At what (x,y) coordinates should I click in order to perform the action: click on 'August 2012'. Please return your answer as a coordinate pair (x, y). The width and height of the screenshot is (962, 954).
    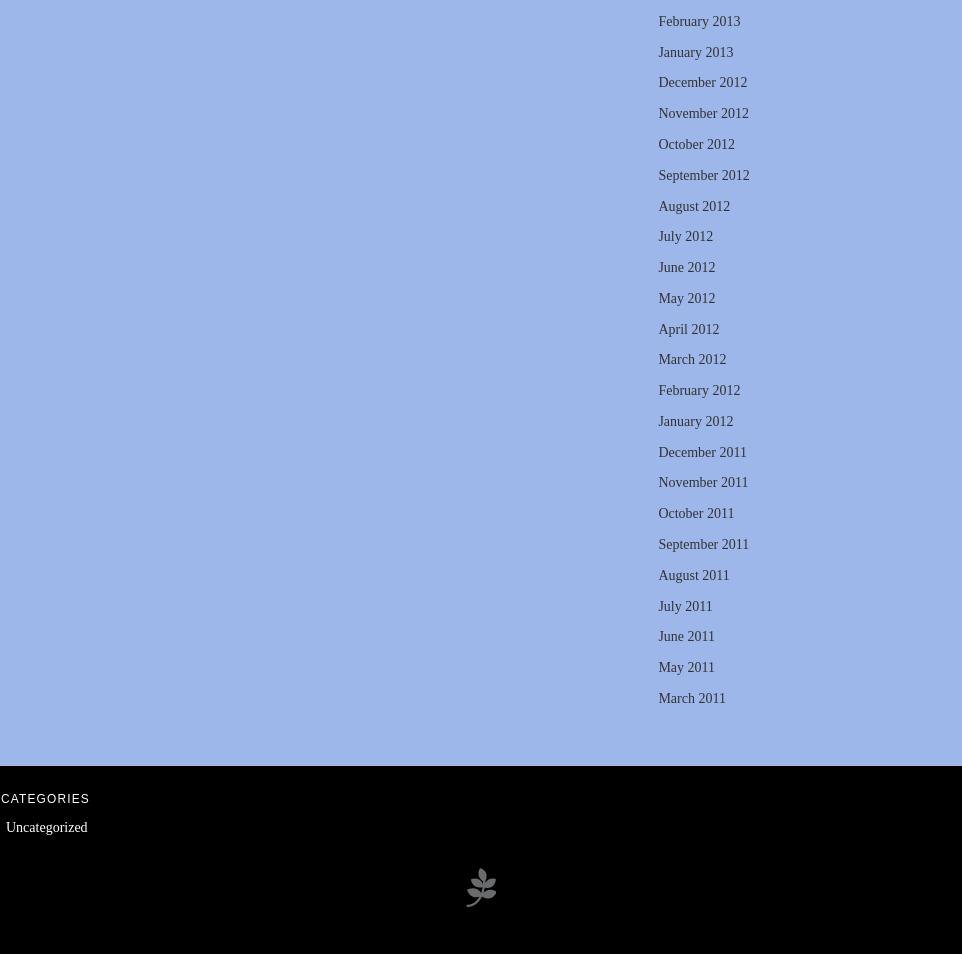
    Looking at the image, I should click on (692, 204).